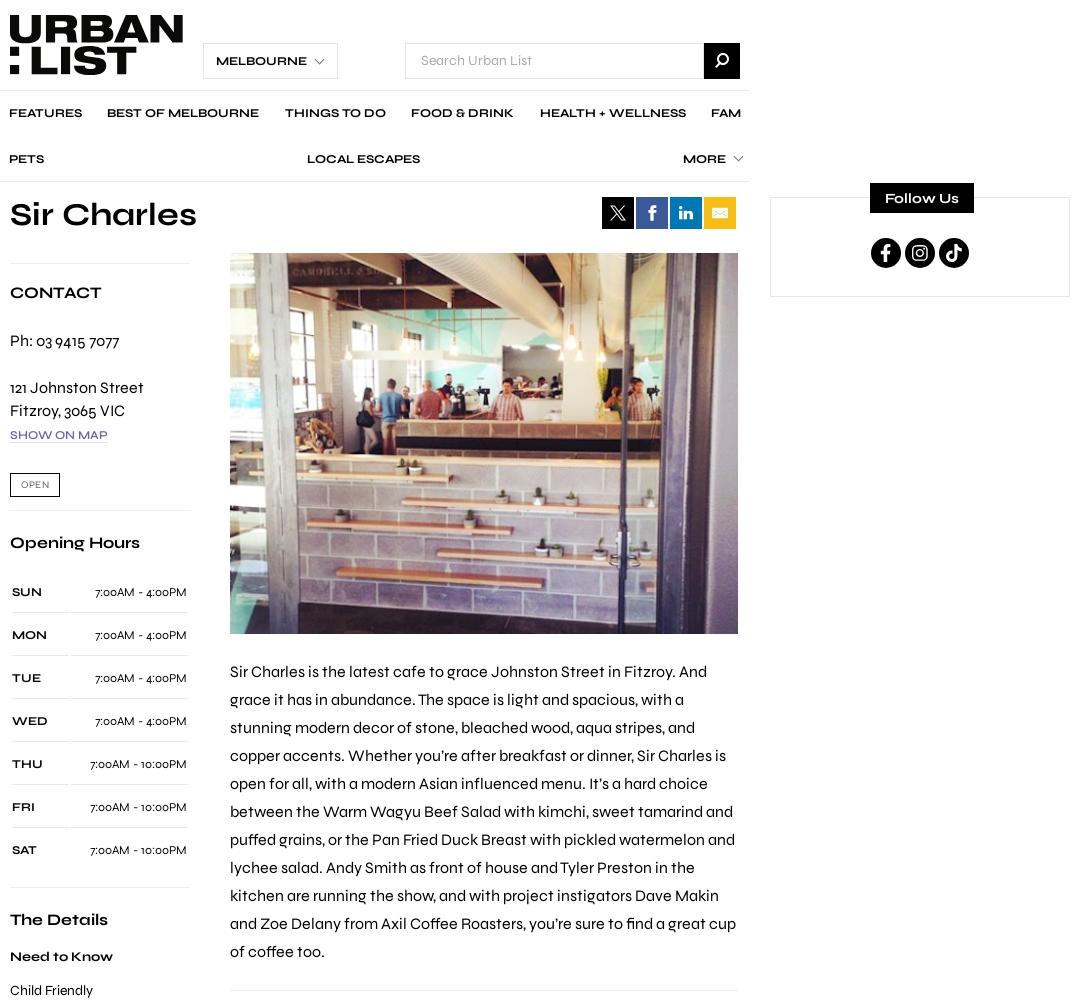  What do you see at coordinates (260, 61) in the screenshot?
I see `'Melbourne'` at bounding box center [260, 61].